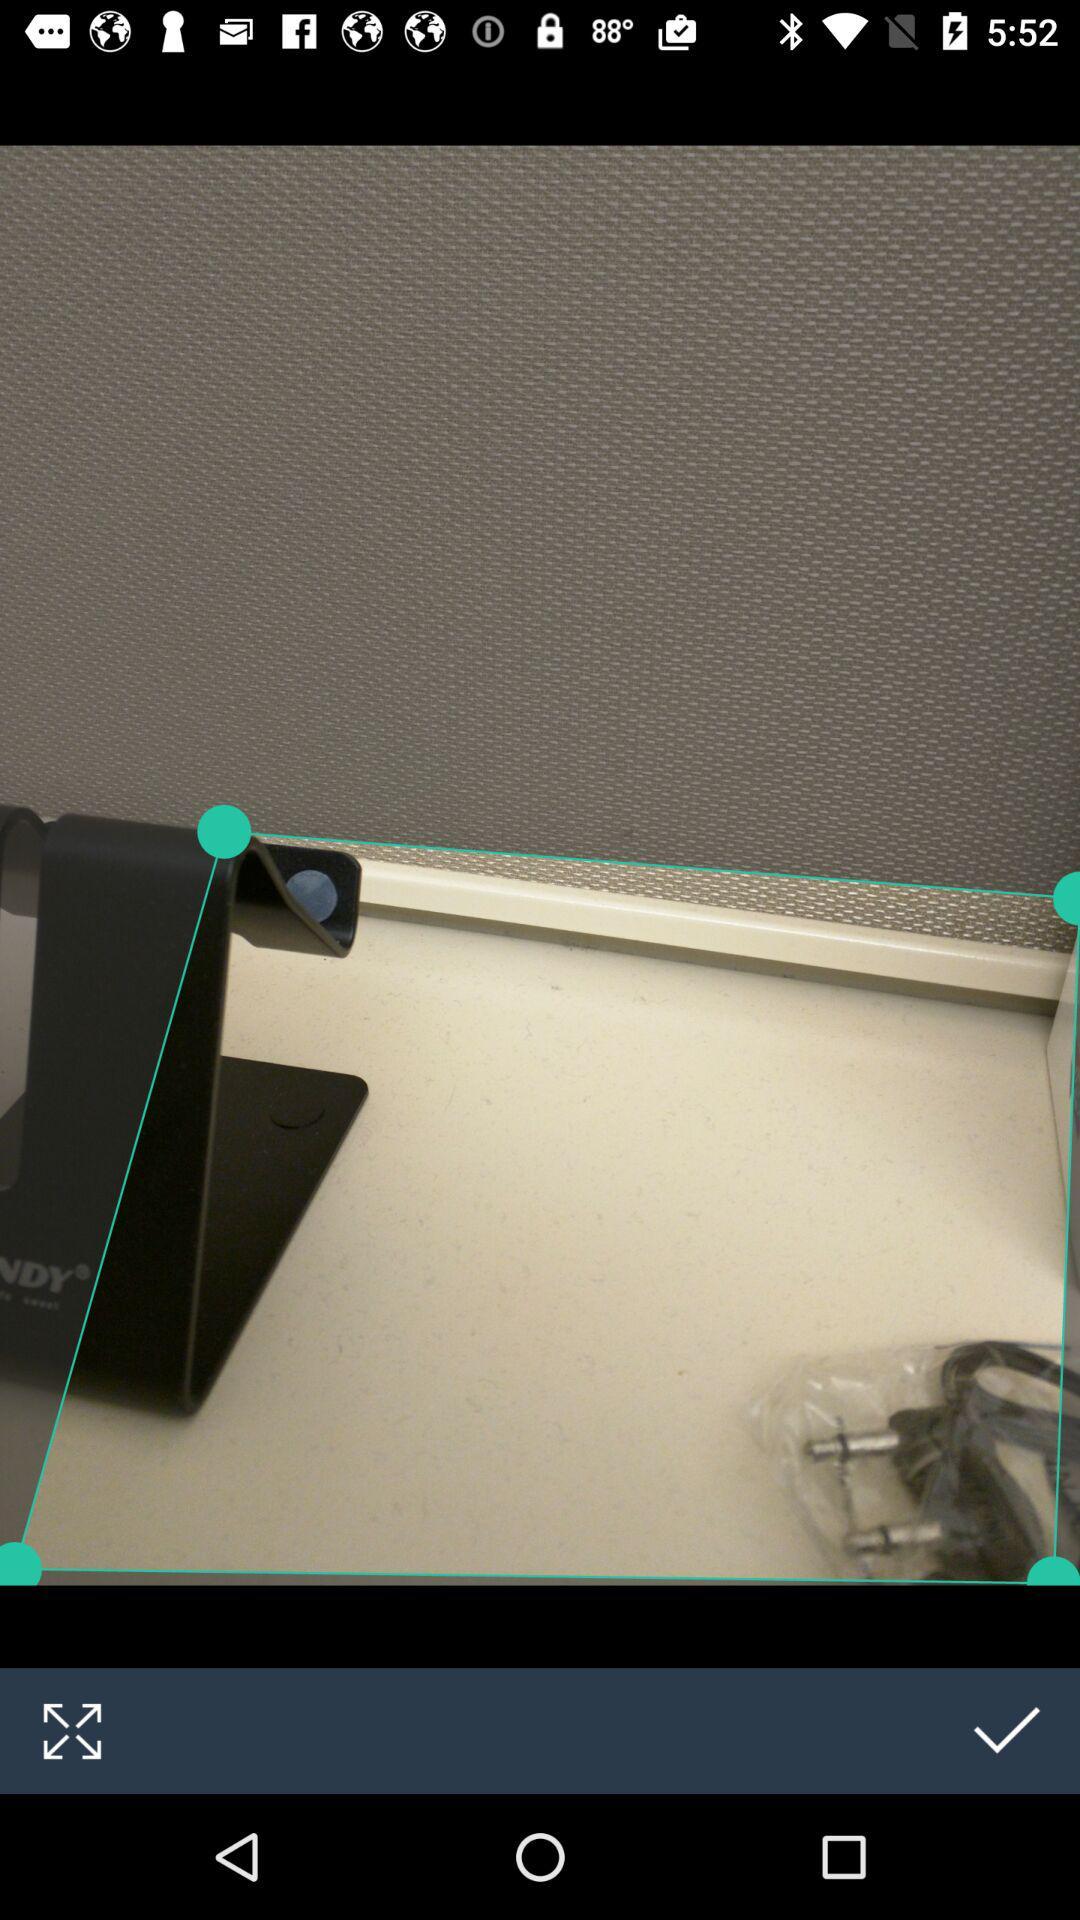  Describe the element at coordinates (71, 1730) in the screenshot. I see `the fullscreen icon` at that location.